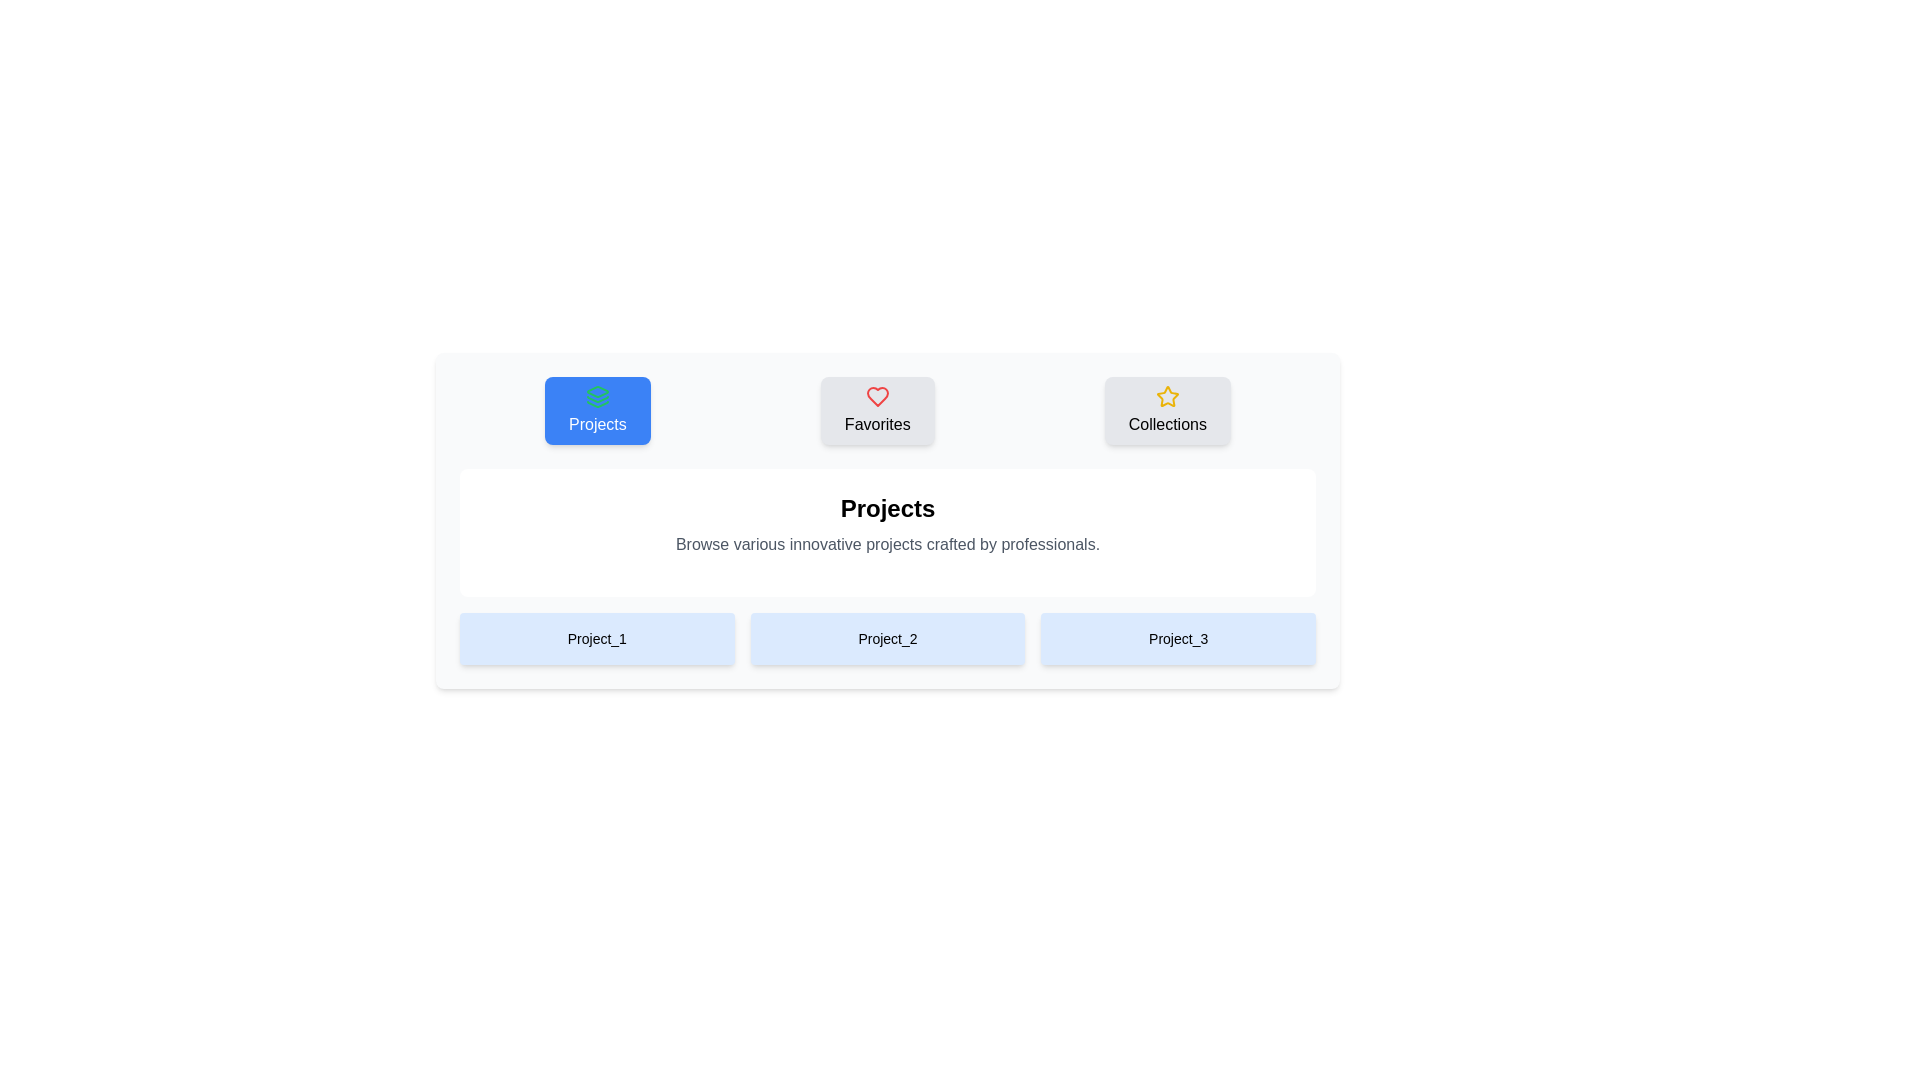 The height and width of the screenshot is (1080, 1920). I want to click on the Projects tab by clicking on it, so click(596, 410).